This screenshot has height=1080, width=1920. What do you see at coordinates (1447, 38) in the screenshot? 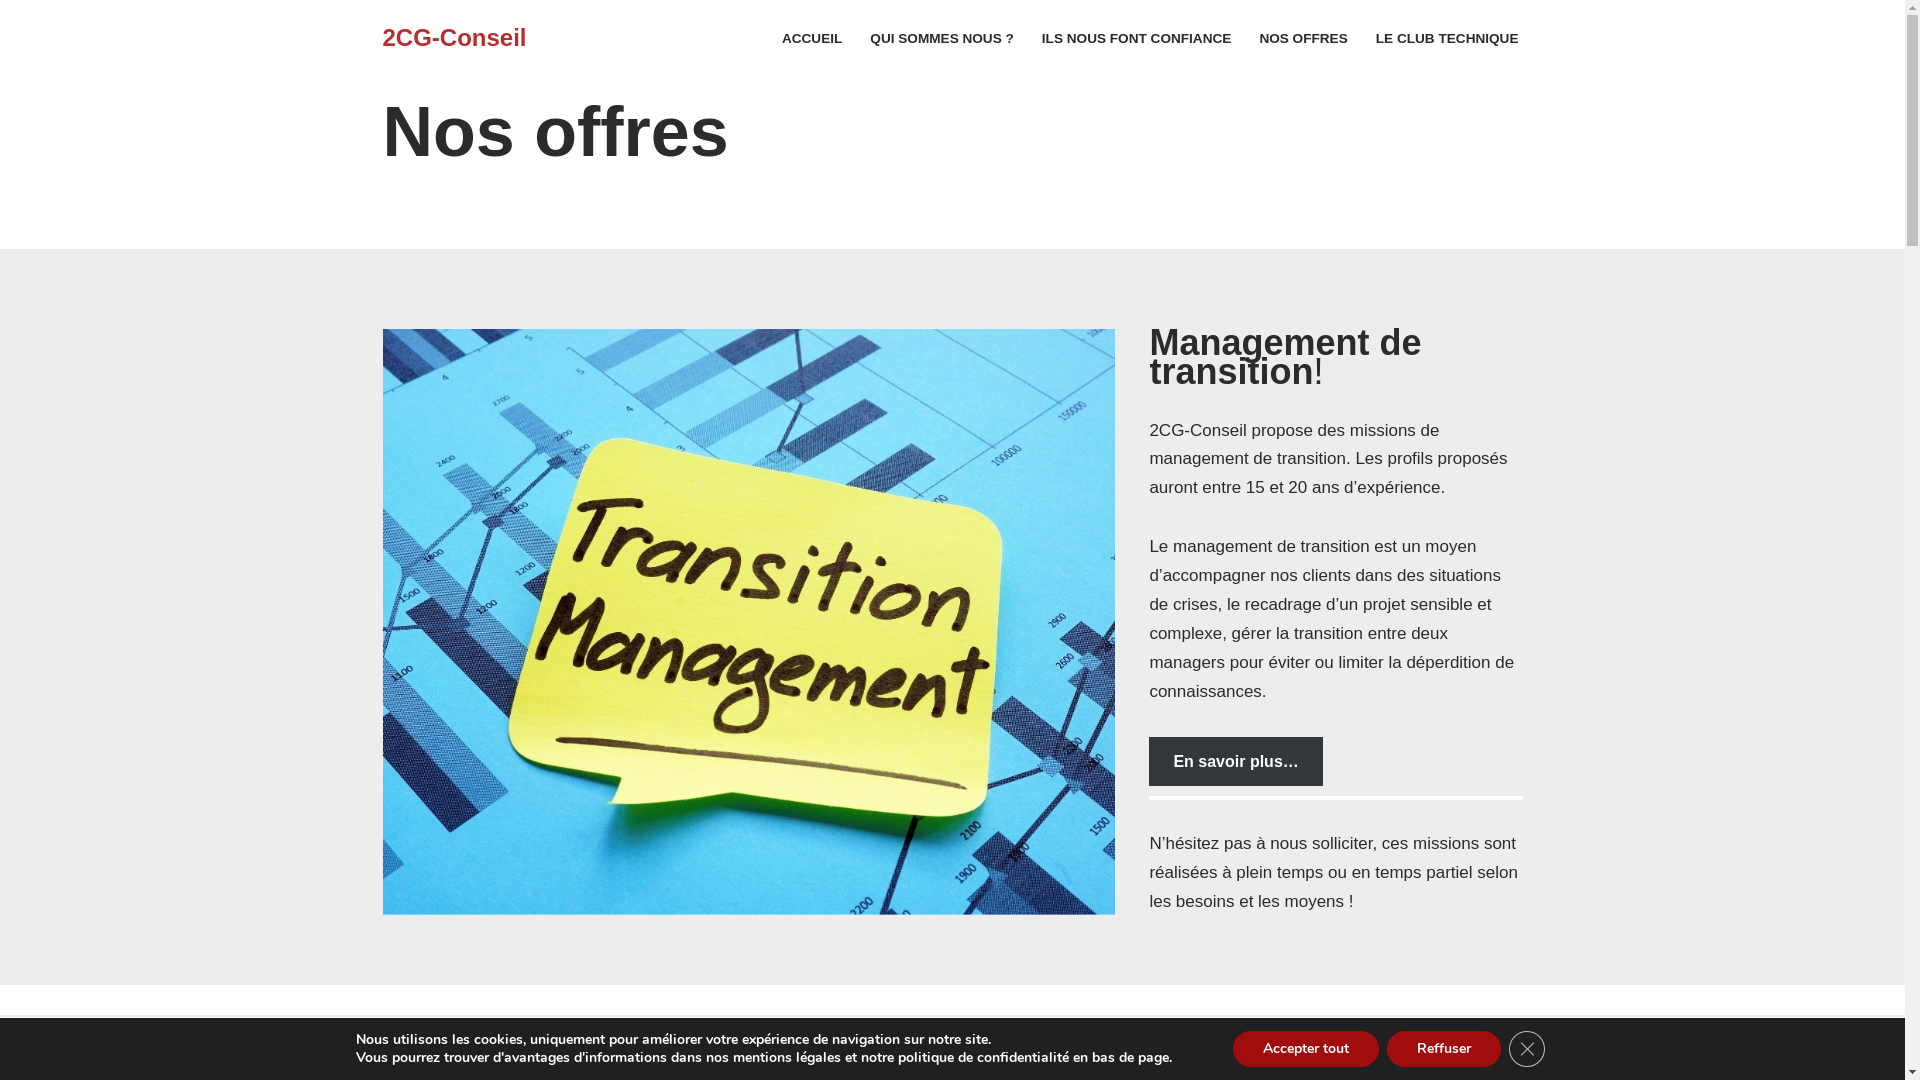
I see `'LE CLUB TECHNIQUE'` at bounding box center [1447, 38].